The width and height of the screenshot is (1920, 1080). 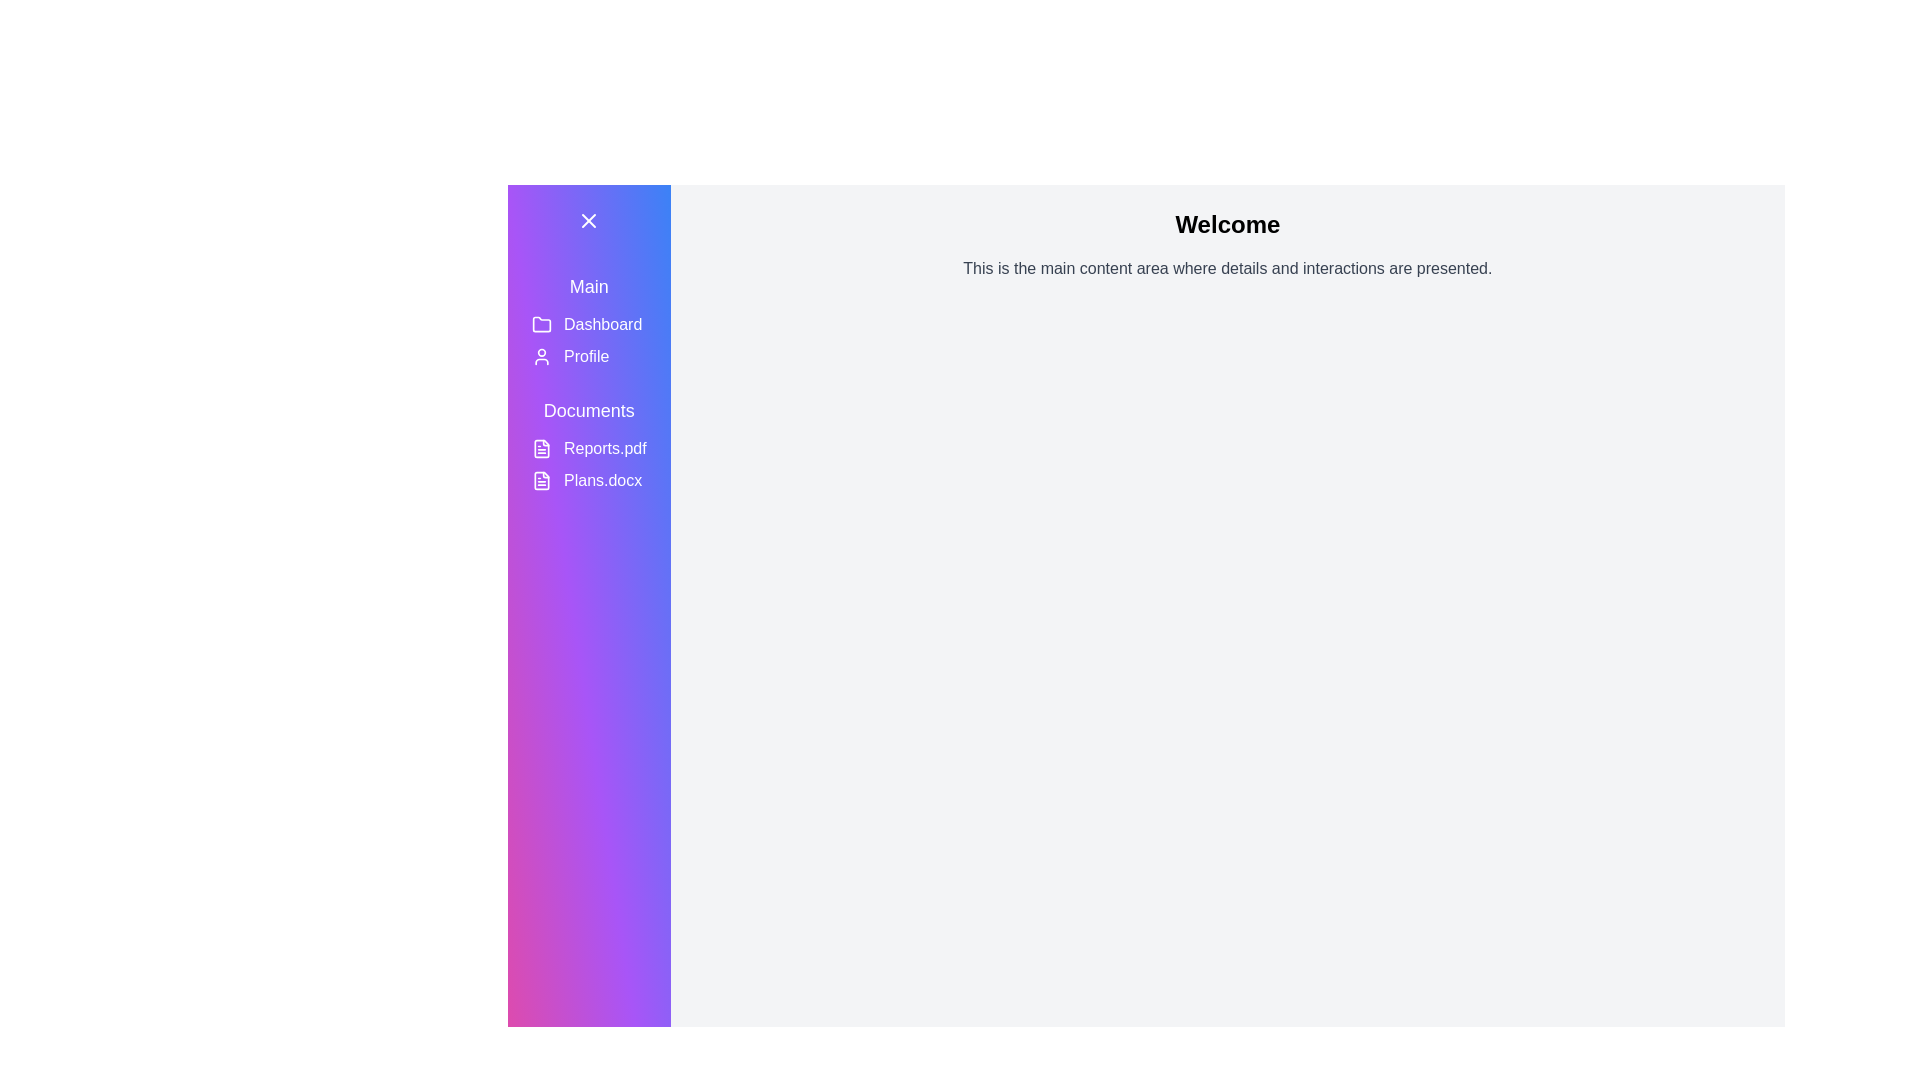 I want to click on the text label 'Reports.pdf' in the sidebar menu, so click(x=604, y=447).